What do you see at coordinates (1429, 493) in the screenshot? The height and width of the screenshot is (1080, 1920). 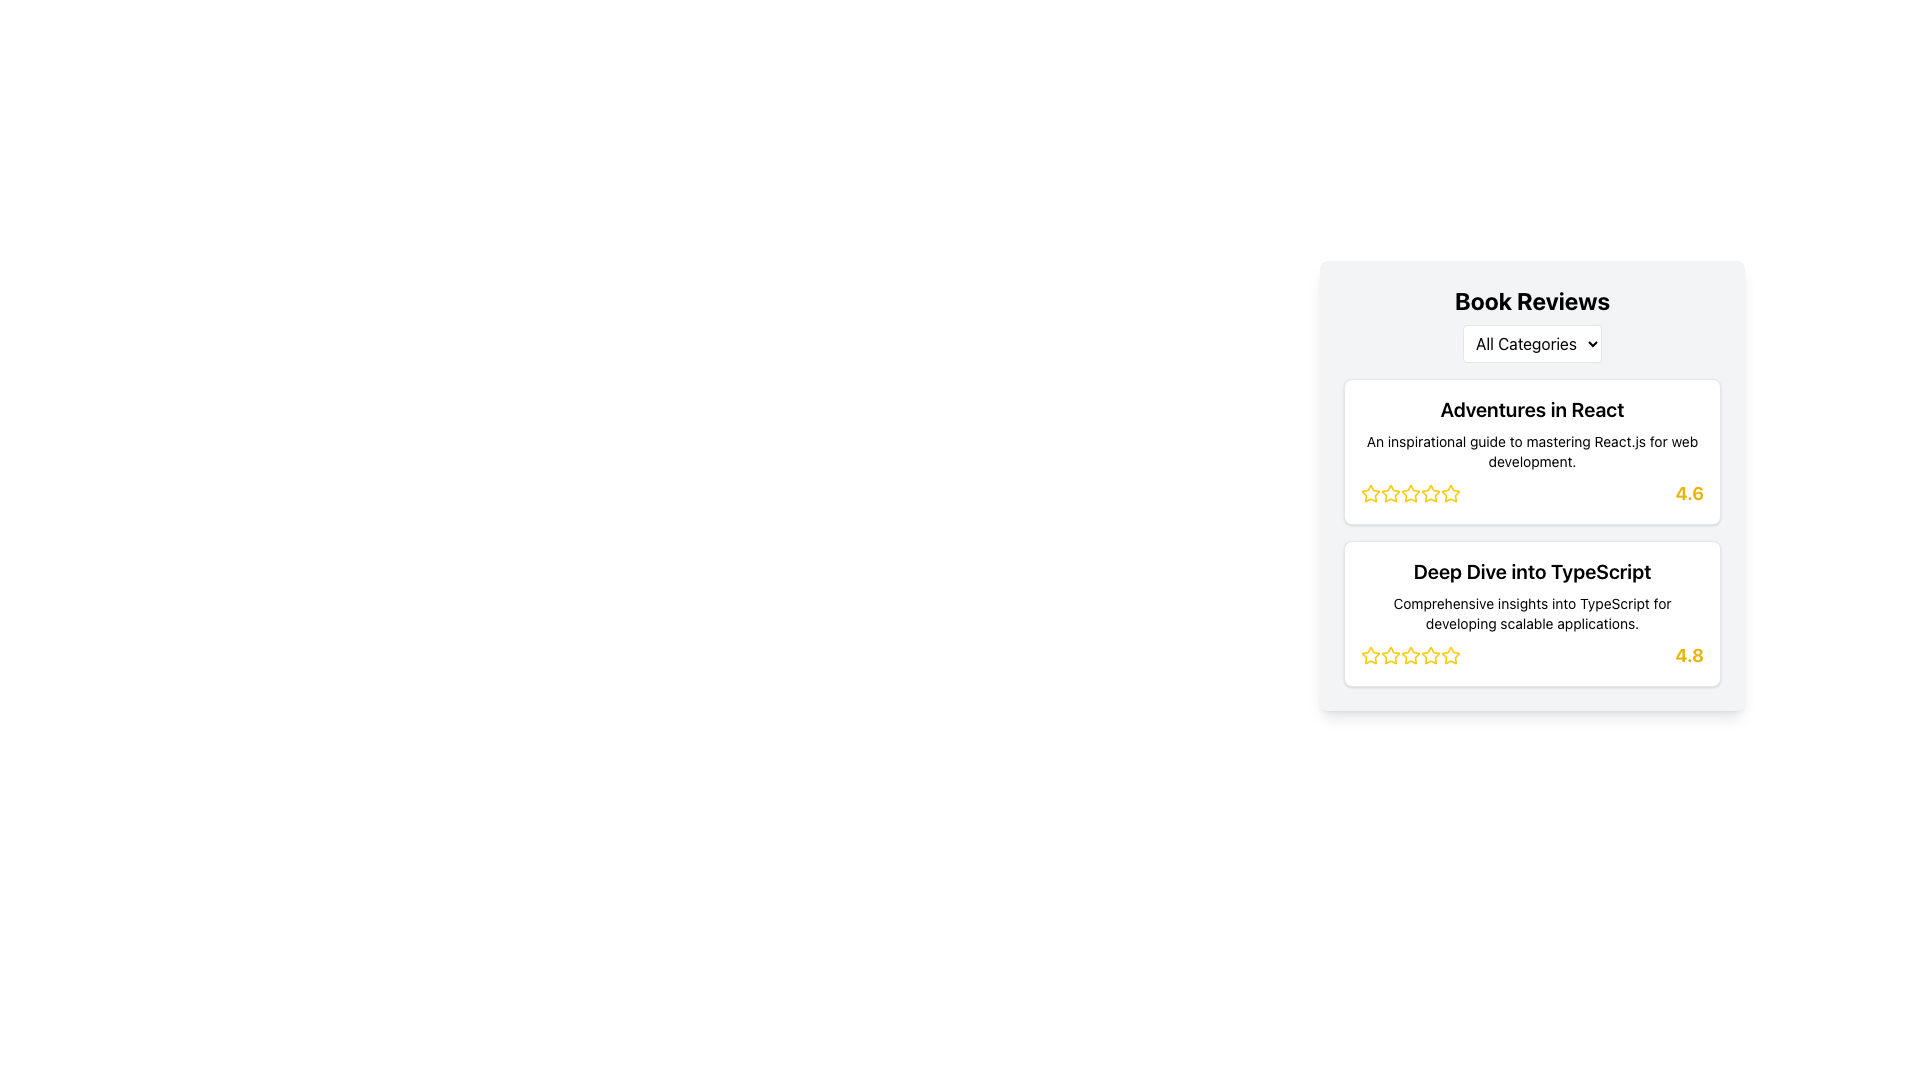 I see `the fifth star in the rating cluster located under the title 'Adventures in React' in the 'Book Reviews' section` at bounding box center [1429, 493].